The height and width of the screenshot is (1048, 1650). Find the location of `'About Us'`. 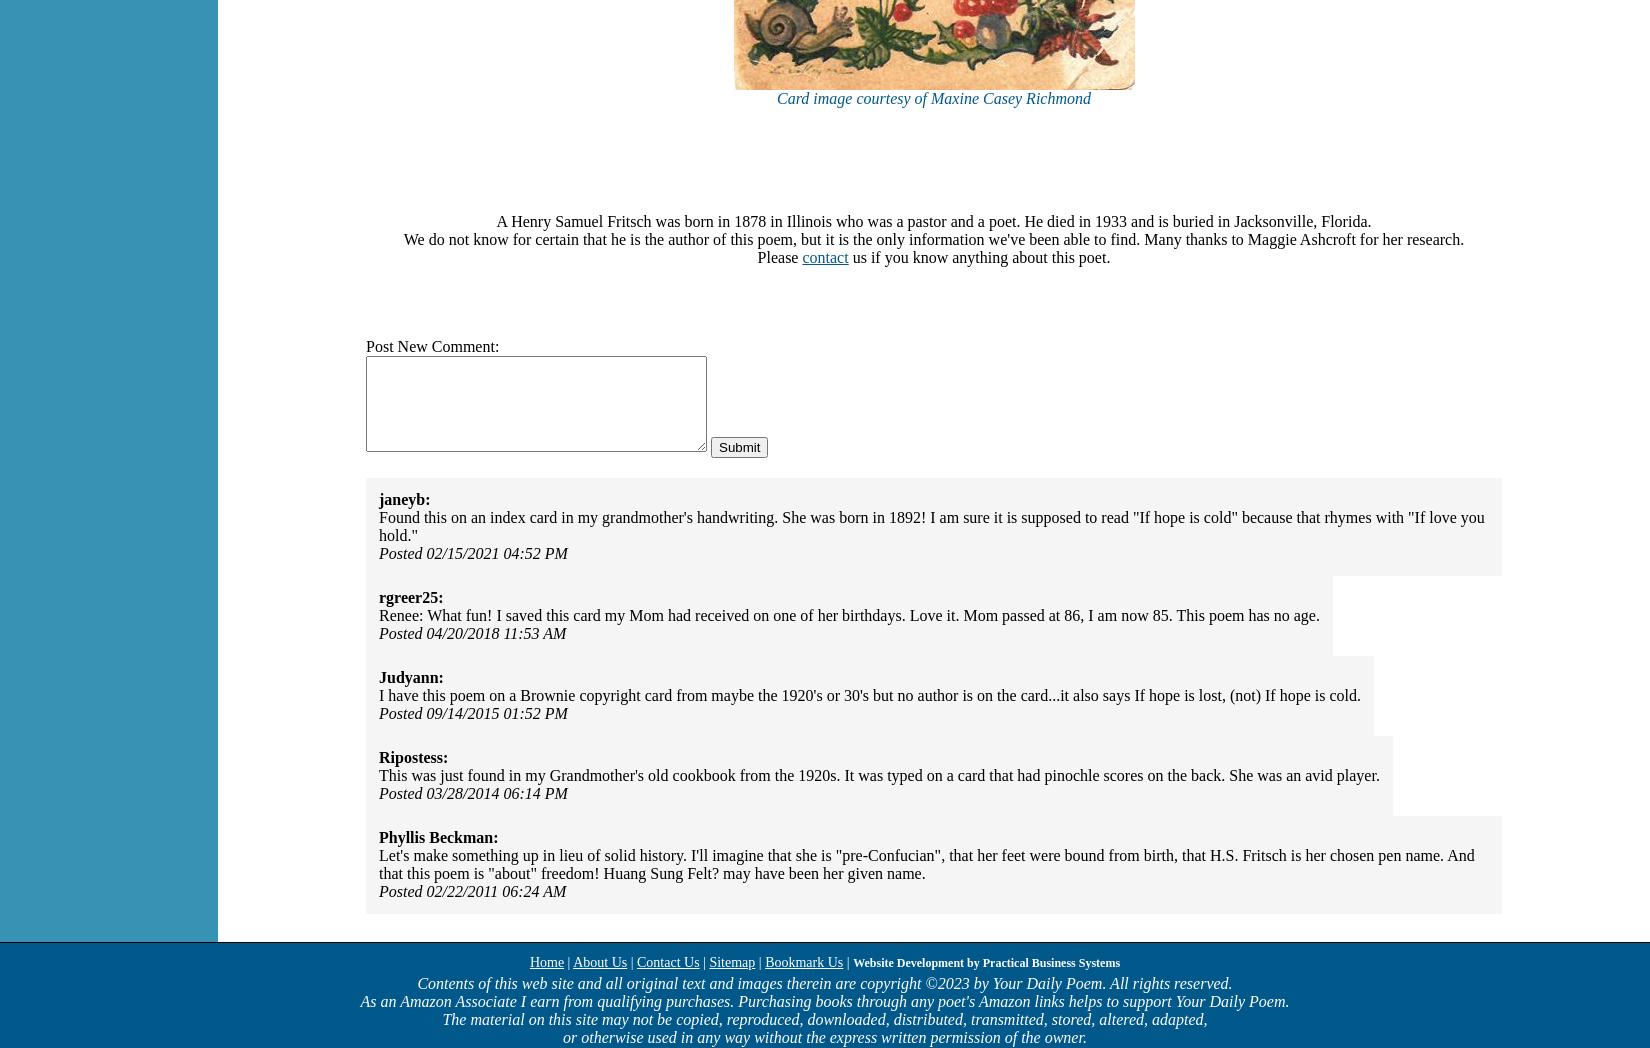

'About Us' is located at coordinates (598, 961).